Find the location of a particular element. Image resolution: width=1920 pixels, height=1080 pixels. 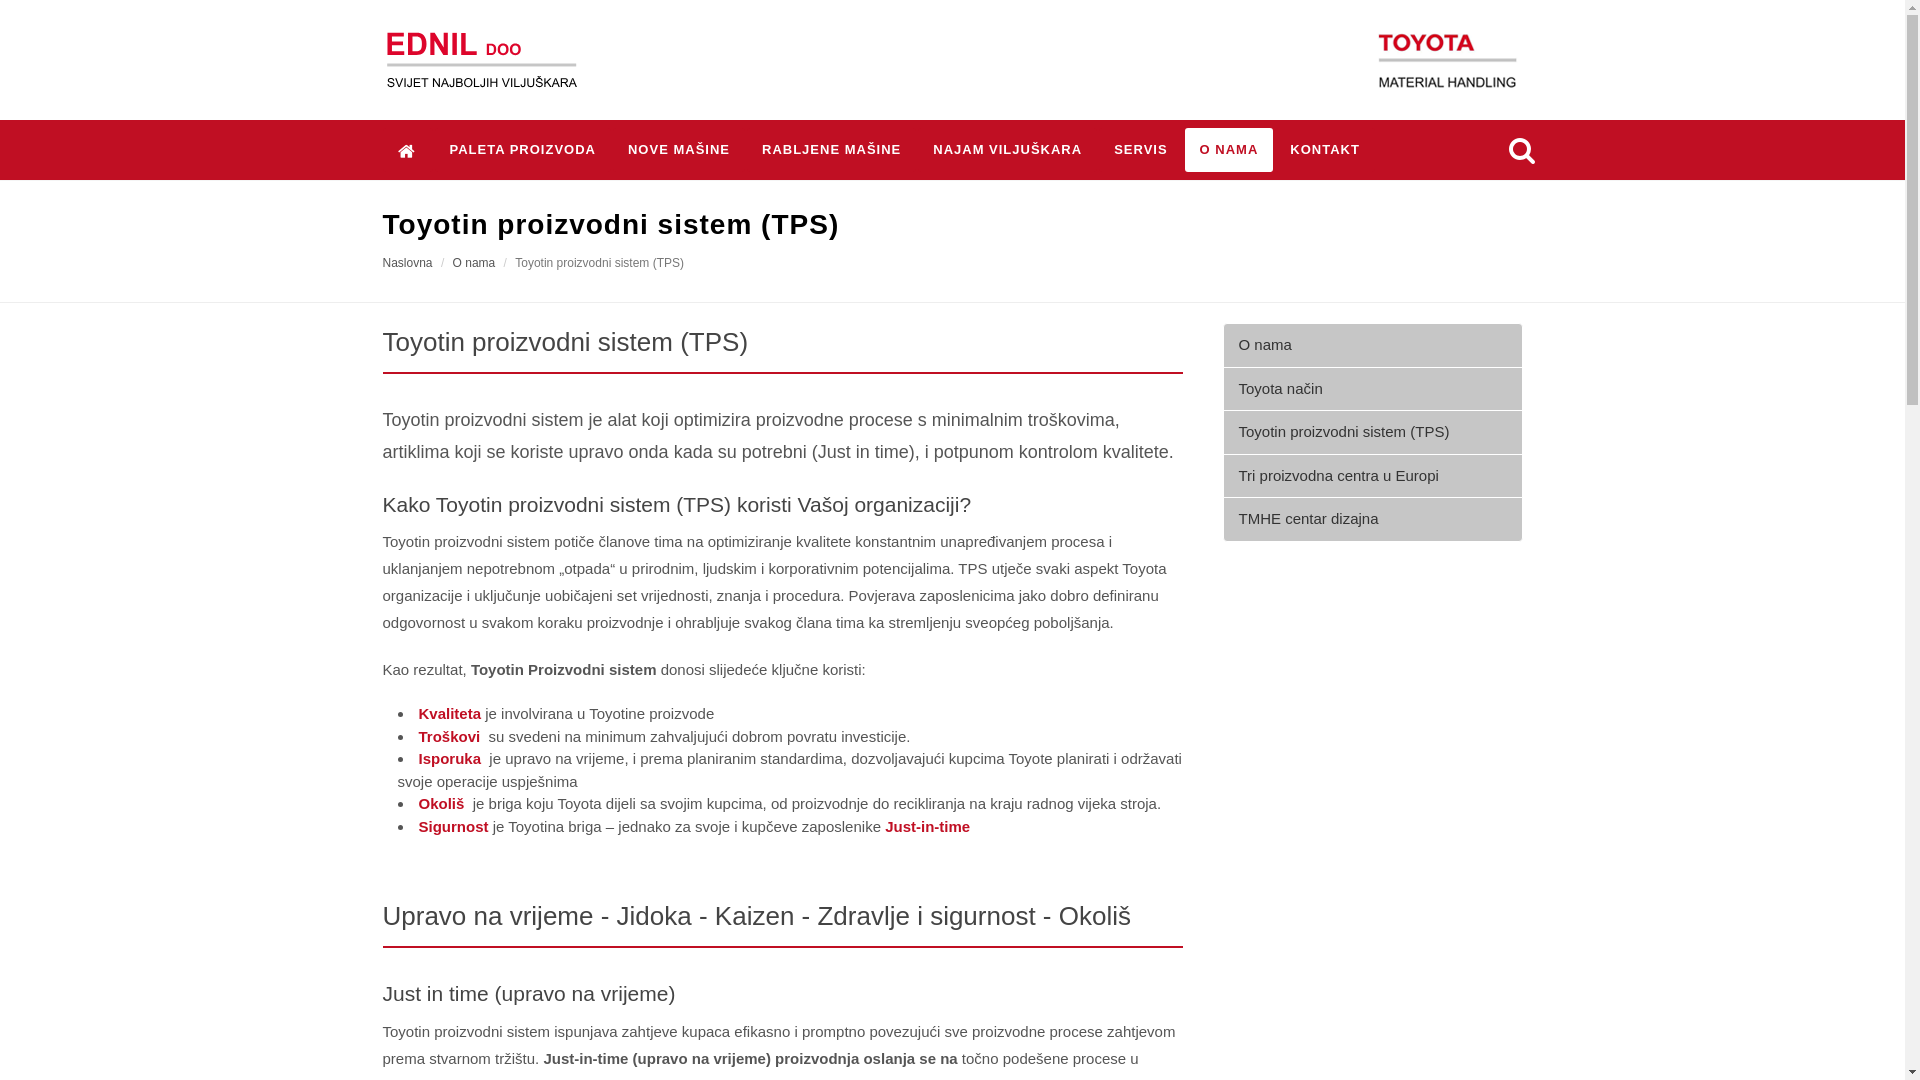

'TMHE centar dizajna' is located at coordinates (1371, 518).